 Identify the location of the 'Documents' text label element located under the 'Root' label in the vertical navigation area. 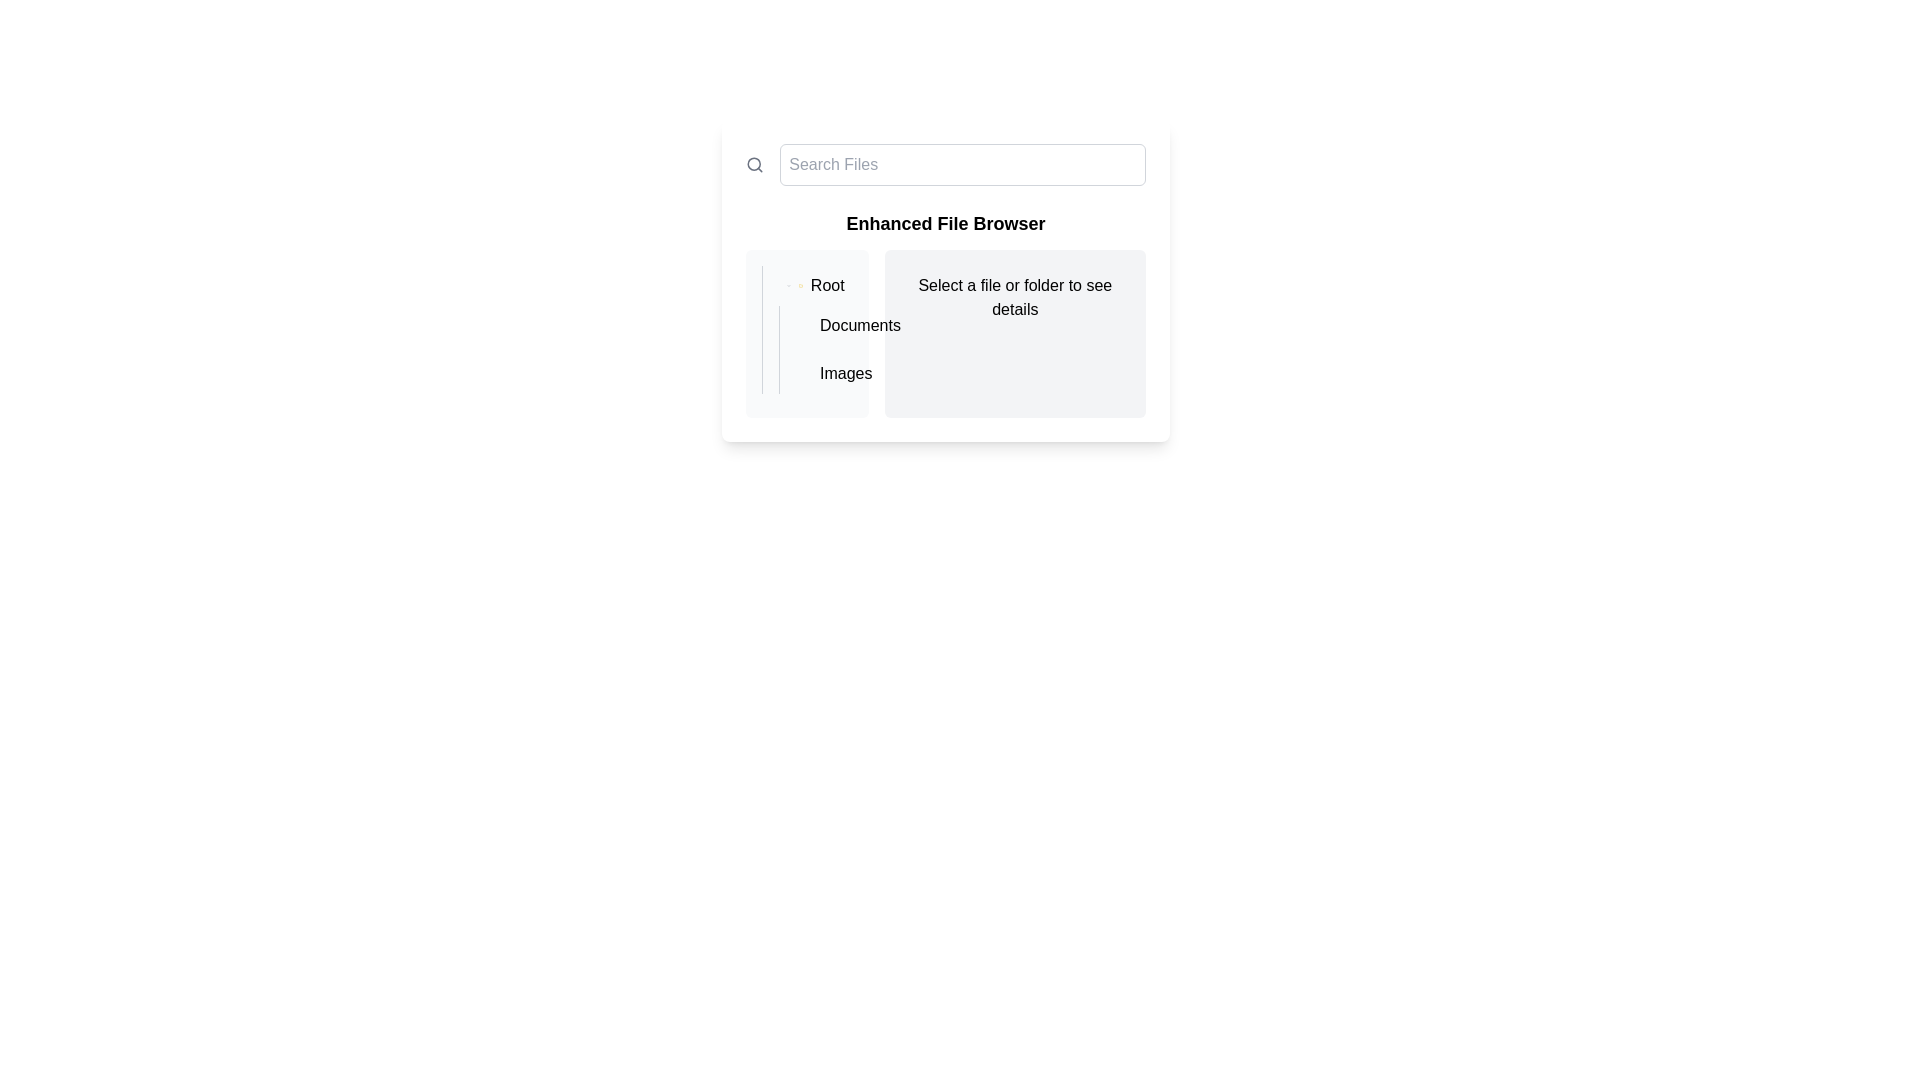
(860, 325).